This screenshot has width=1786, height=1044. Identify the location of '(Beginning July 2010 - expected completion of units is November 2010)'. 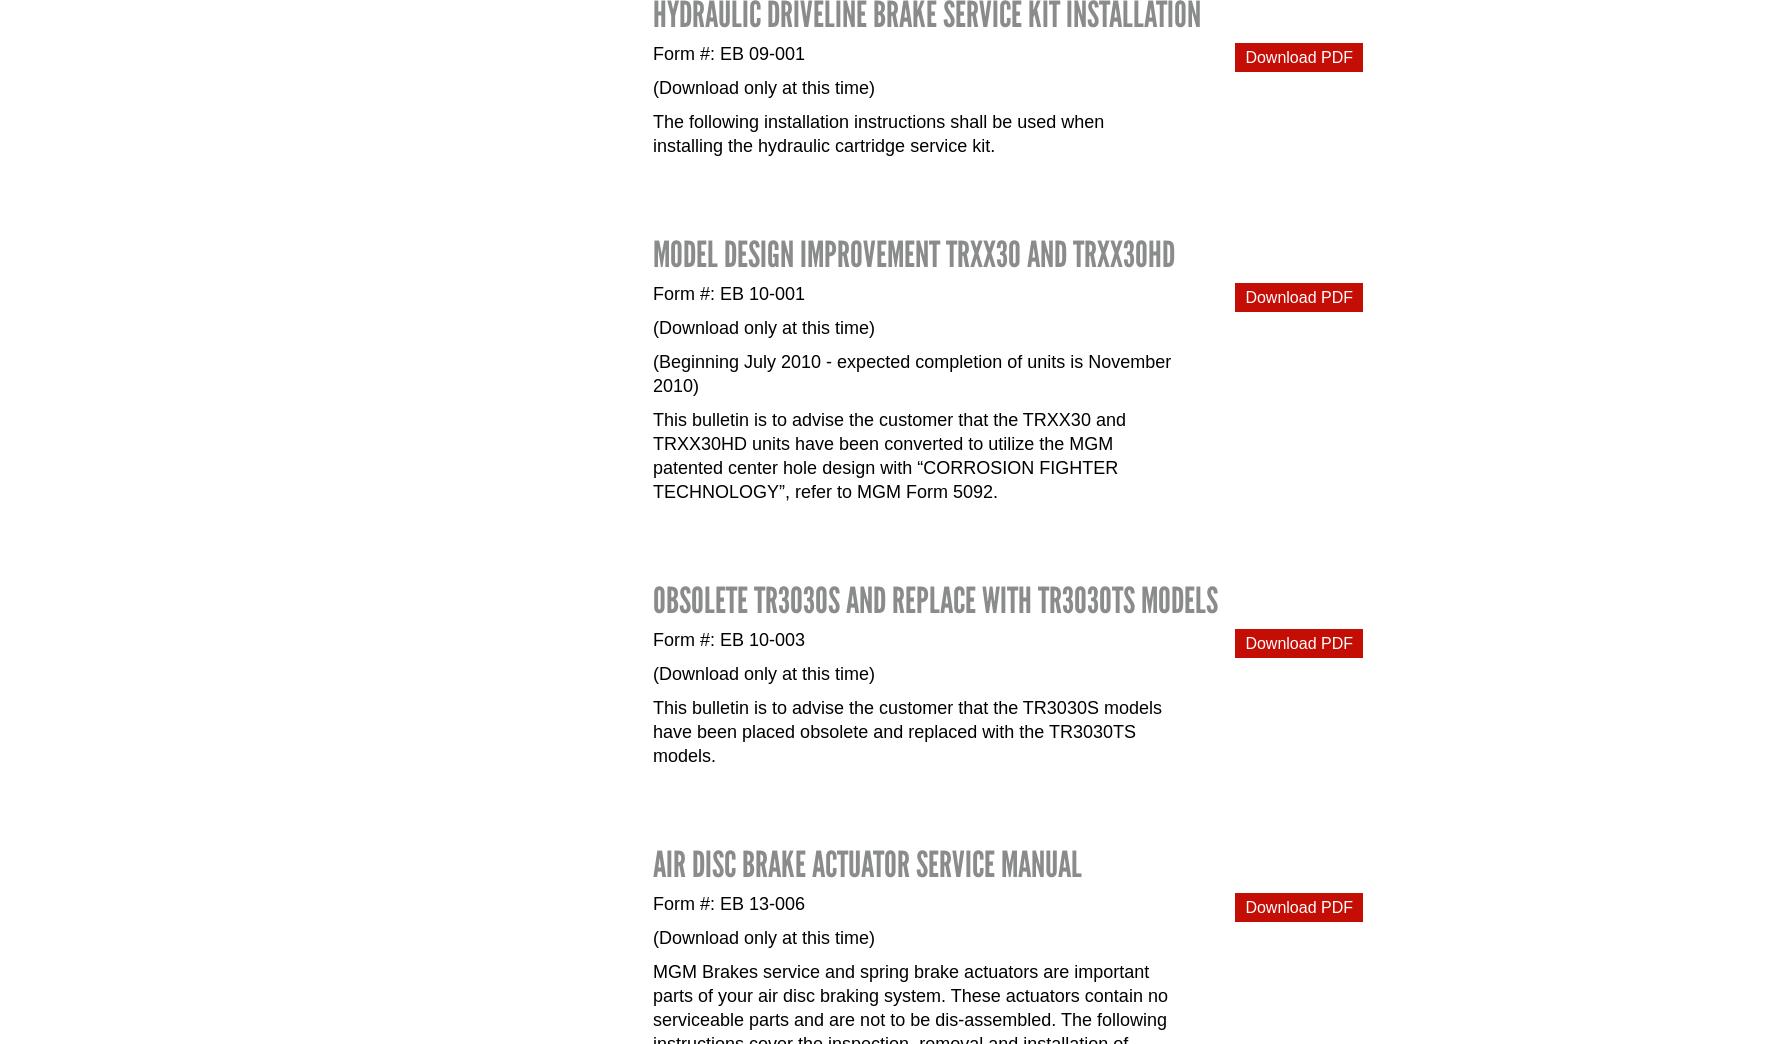
(911, 373).